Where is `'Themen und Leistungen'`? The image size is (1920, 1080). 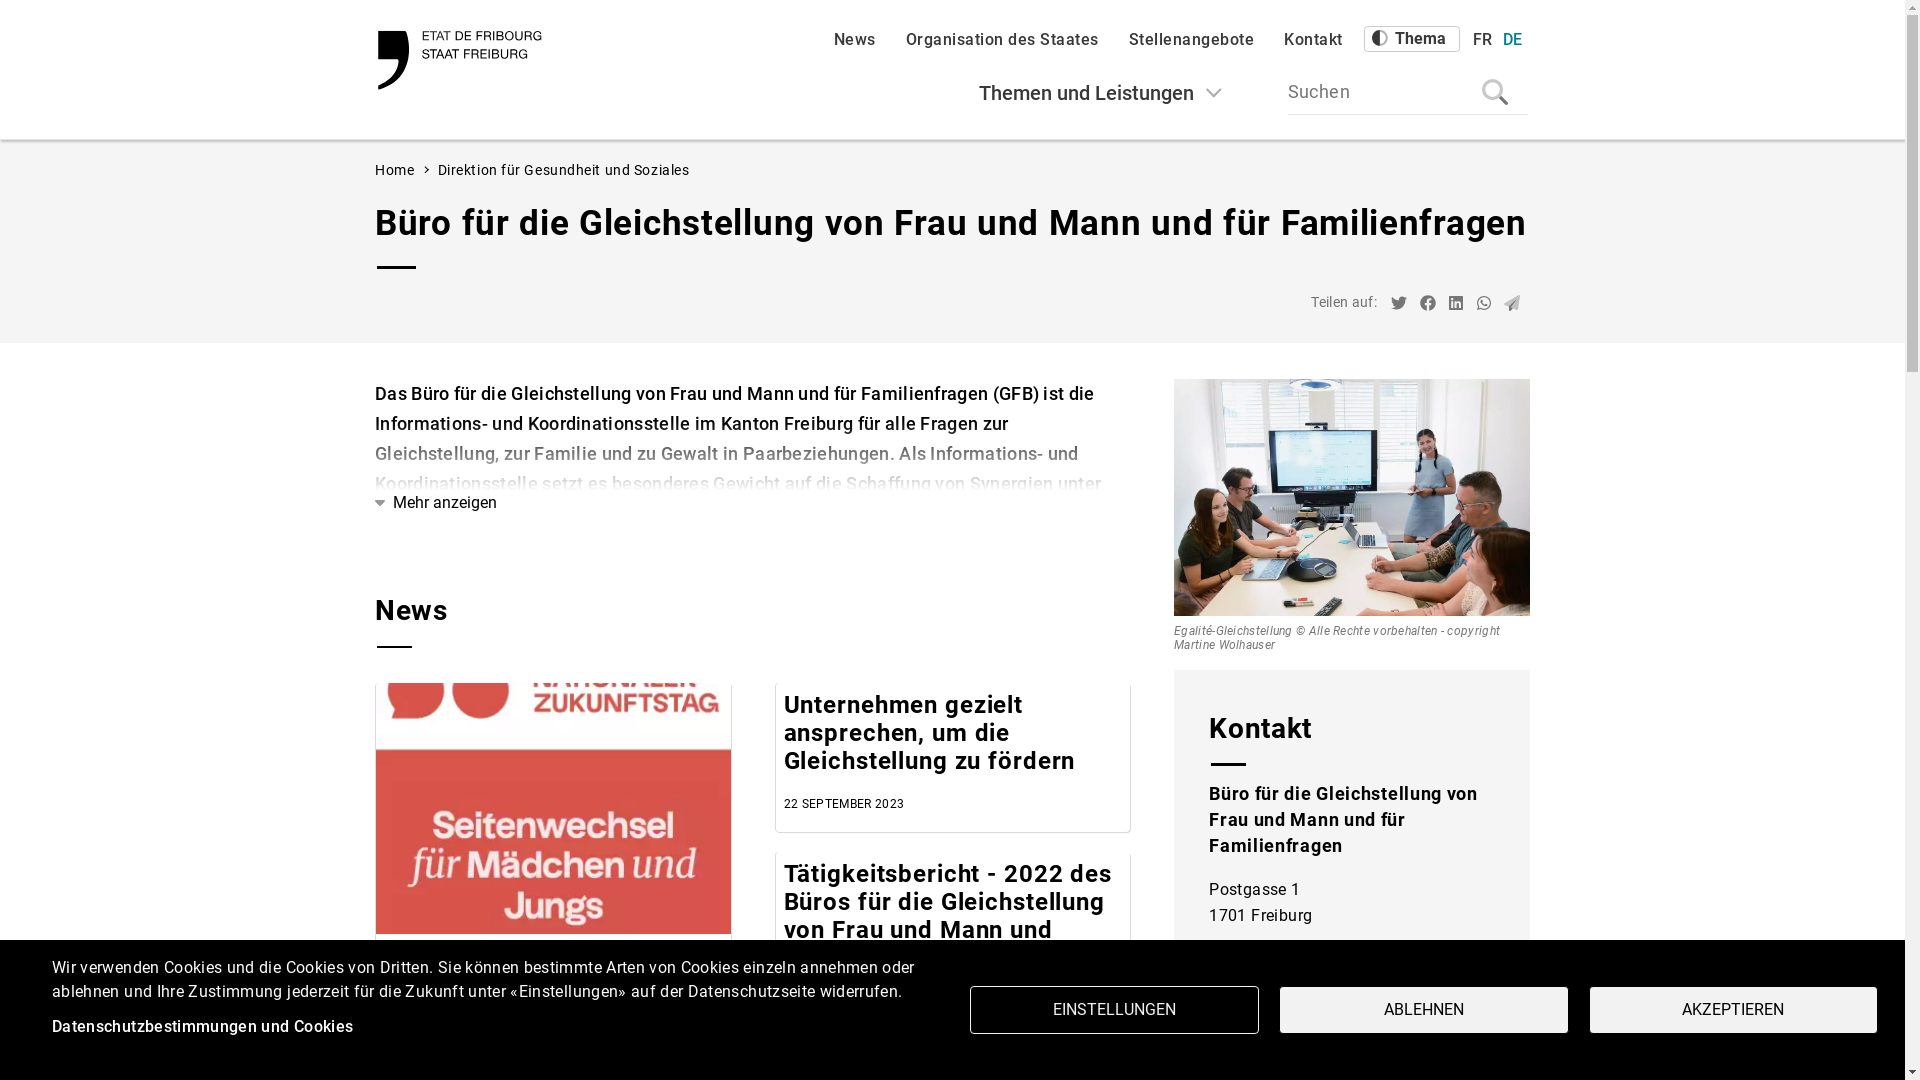
'Themen und Leistungen' is located at coordinates (1099, 92).